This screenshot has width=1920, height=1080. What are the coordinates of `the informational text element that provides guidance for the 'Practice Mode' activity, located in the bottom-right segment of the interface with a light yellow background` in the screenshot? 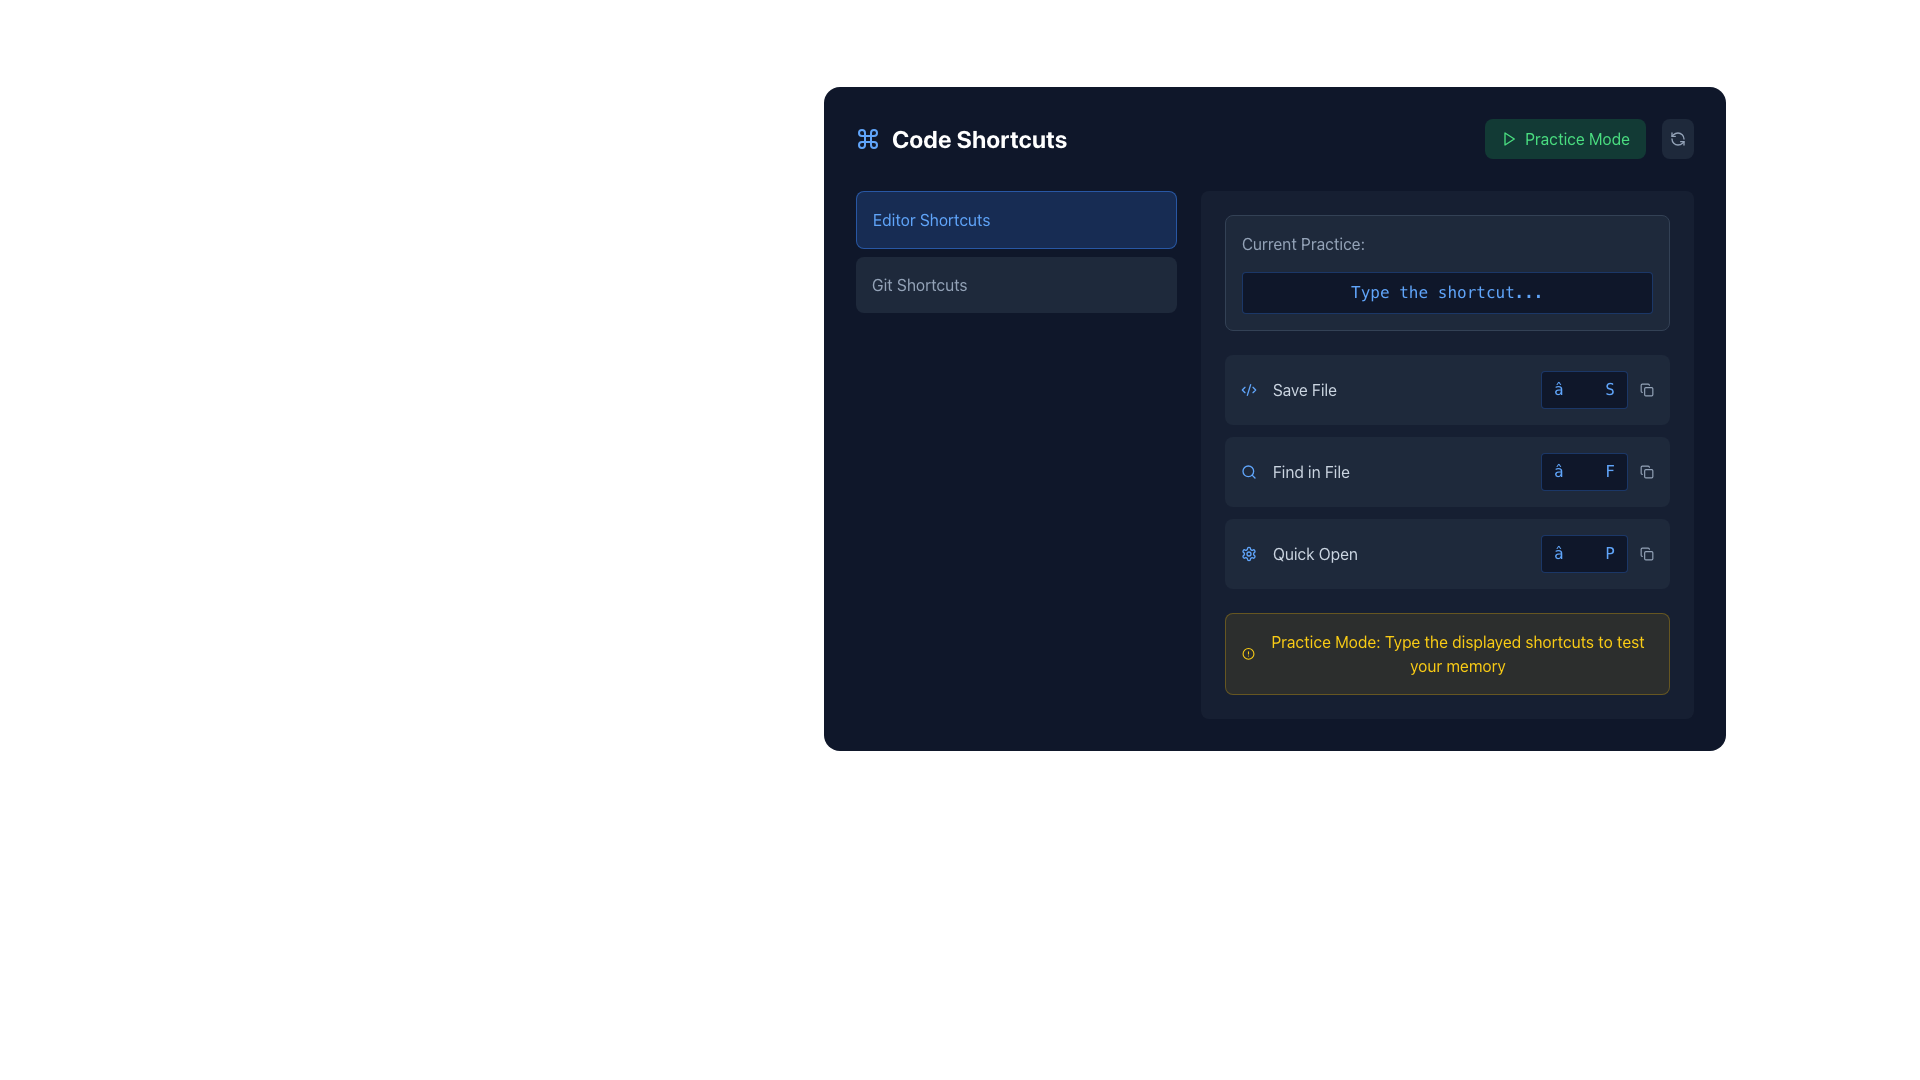 It's located at (1447, 654).